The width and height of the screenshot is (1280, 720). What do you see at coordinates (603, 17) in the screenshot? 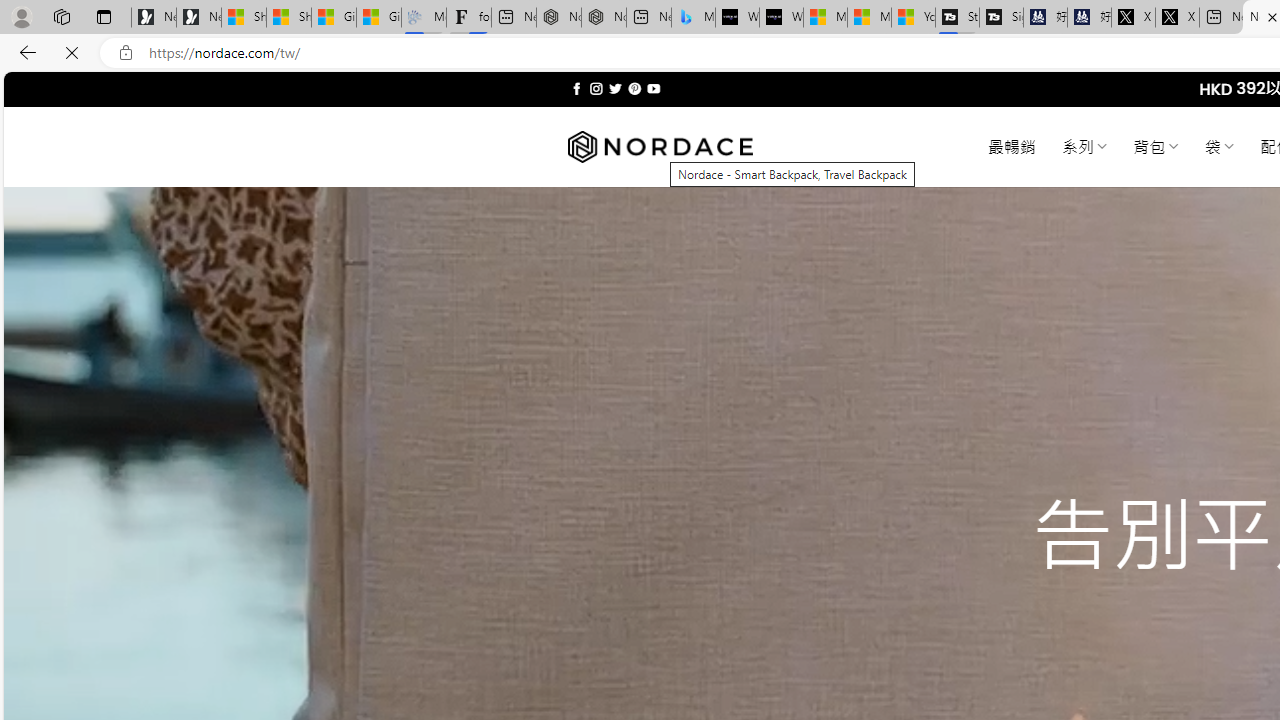
I see `'Nordace - #1 Japanese Best-Seller - Siena Smart Backpack'` at bounding box center [603, 17].